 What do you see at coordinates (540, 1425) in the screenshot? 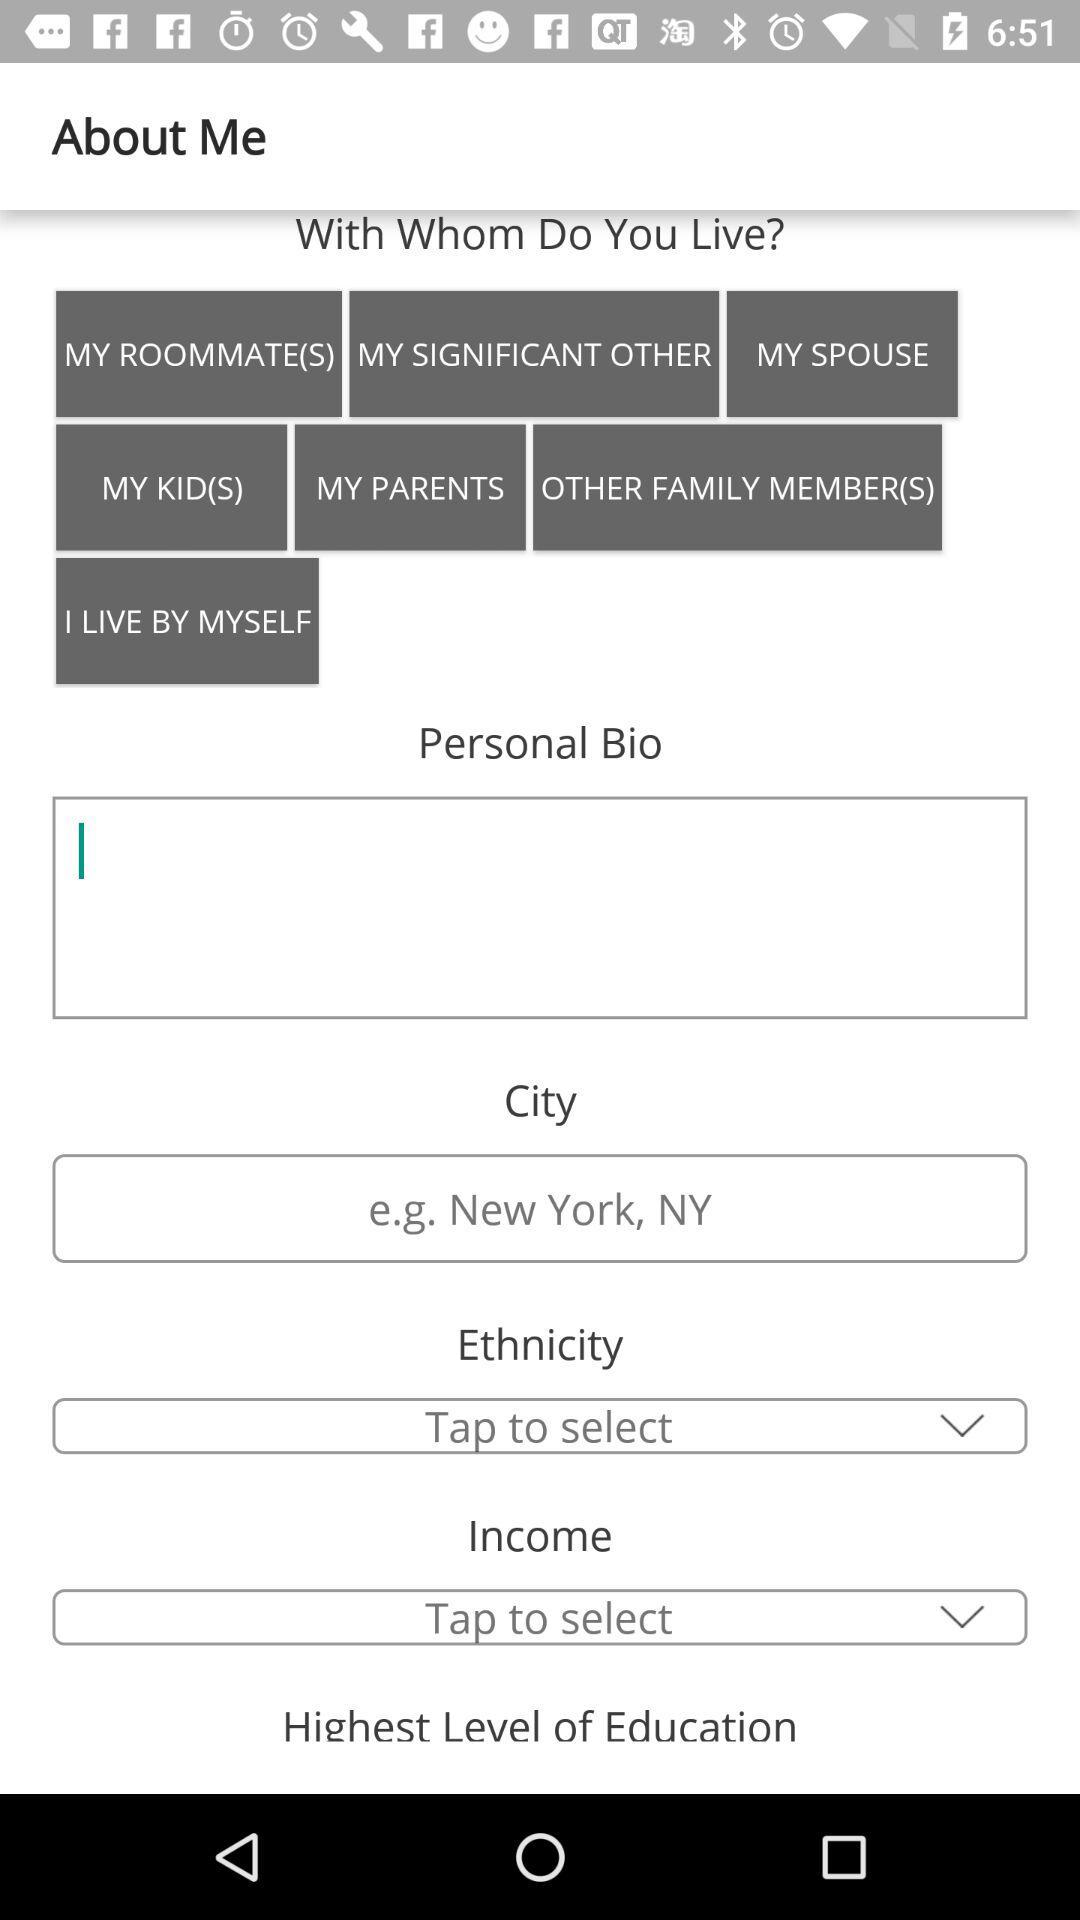
I see `tap to select option` at bounding box center [540, 1425].